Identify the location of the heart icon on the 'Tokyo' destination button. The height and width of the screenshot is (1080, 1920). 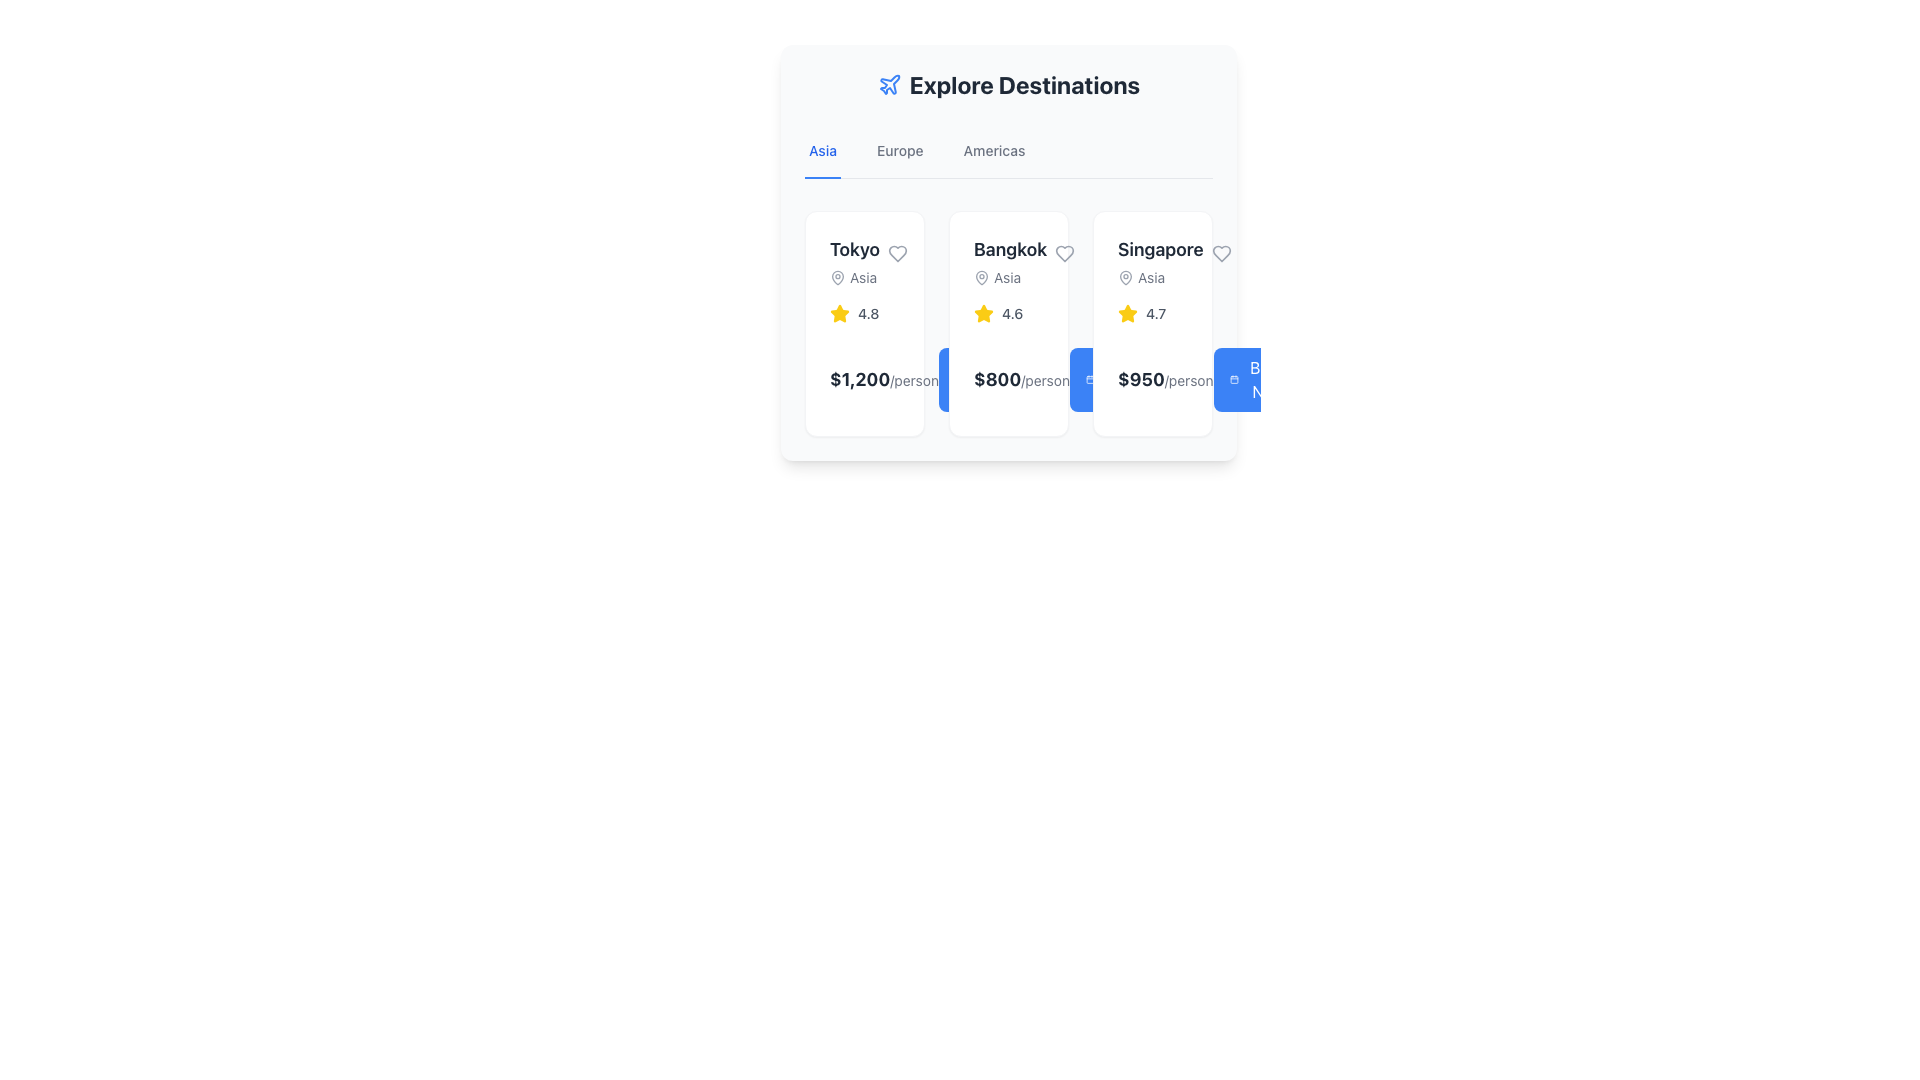
(896, 253).